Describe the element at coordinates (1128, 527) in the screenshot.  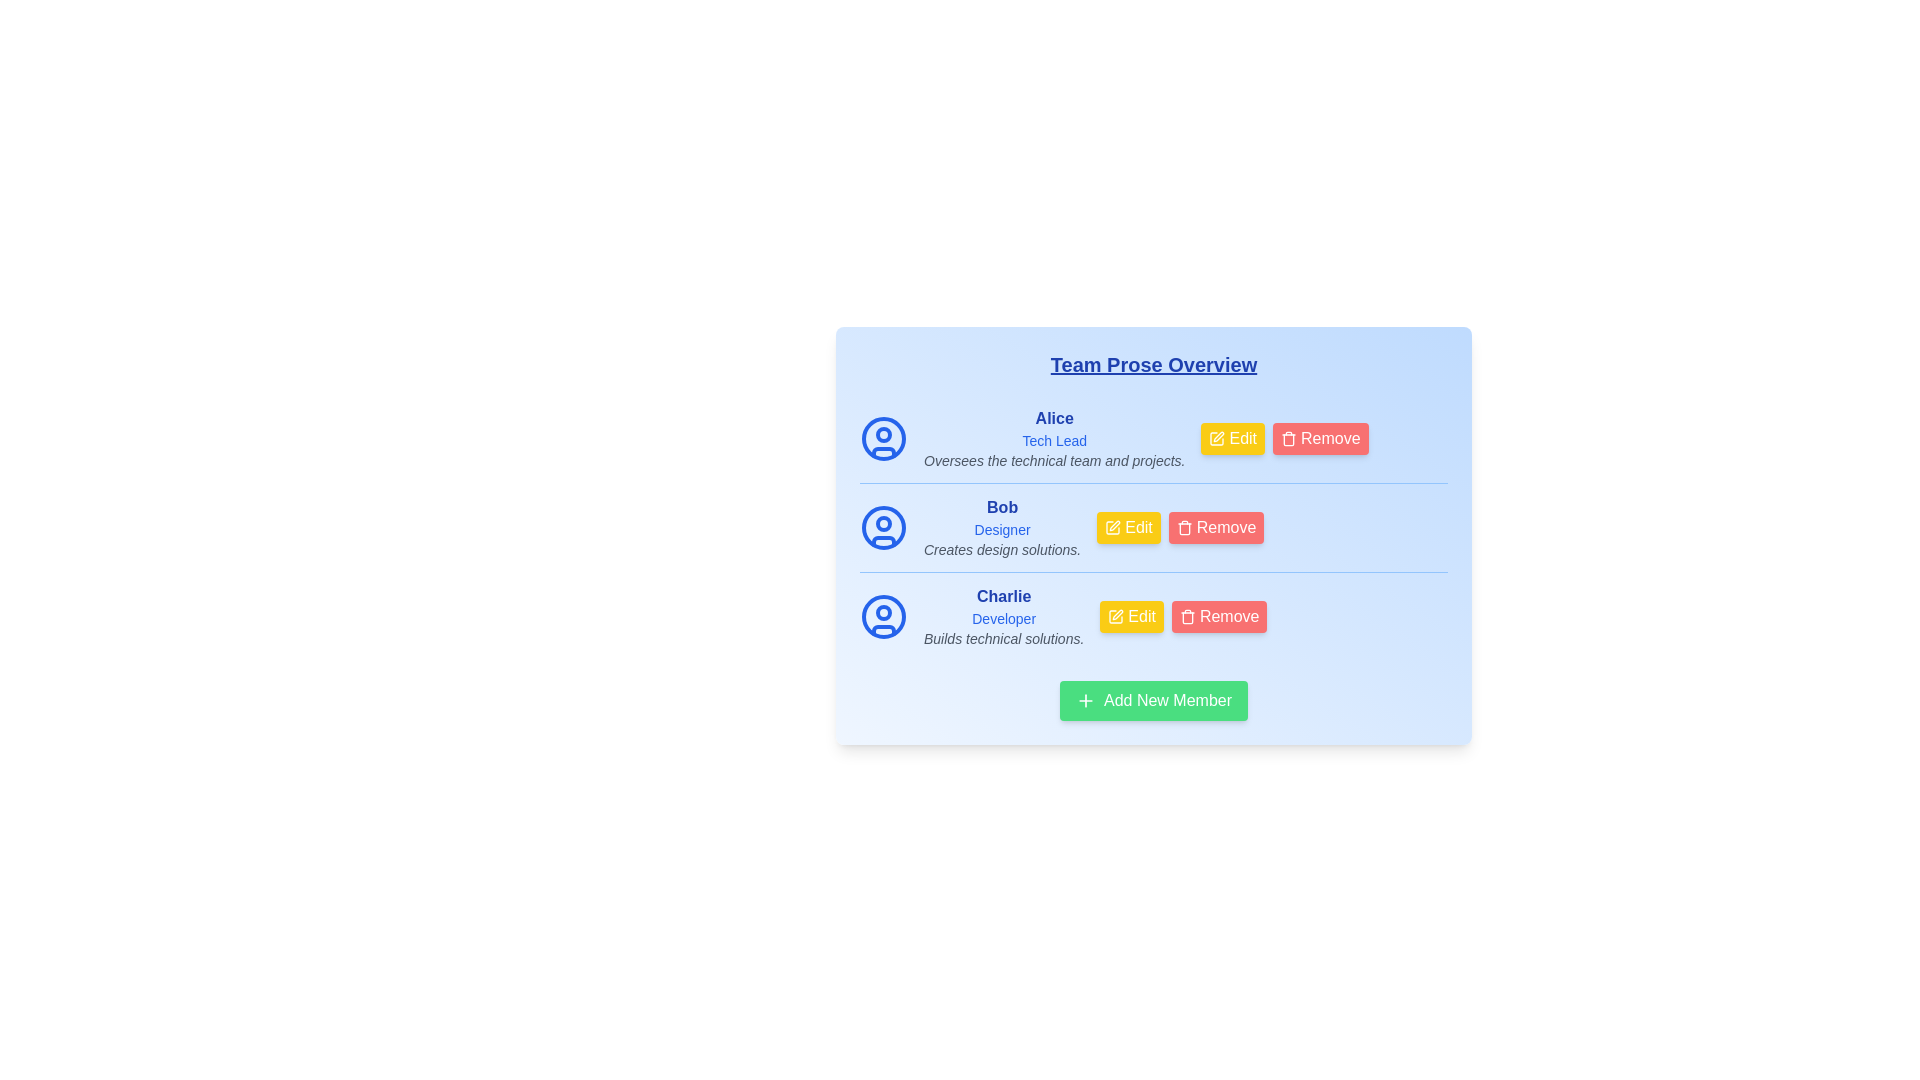
I see `the edit button located next to the 'Remove' button in Bob's profile section` at that location.